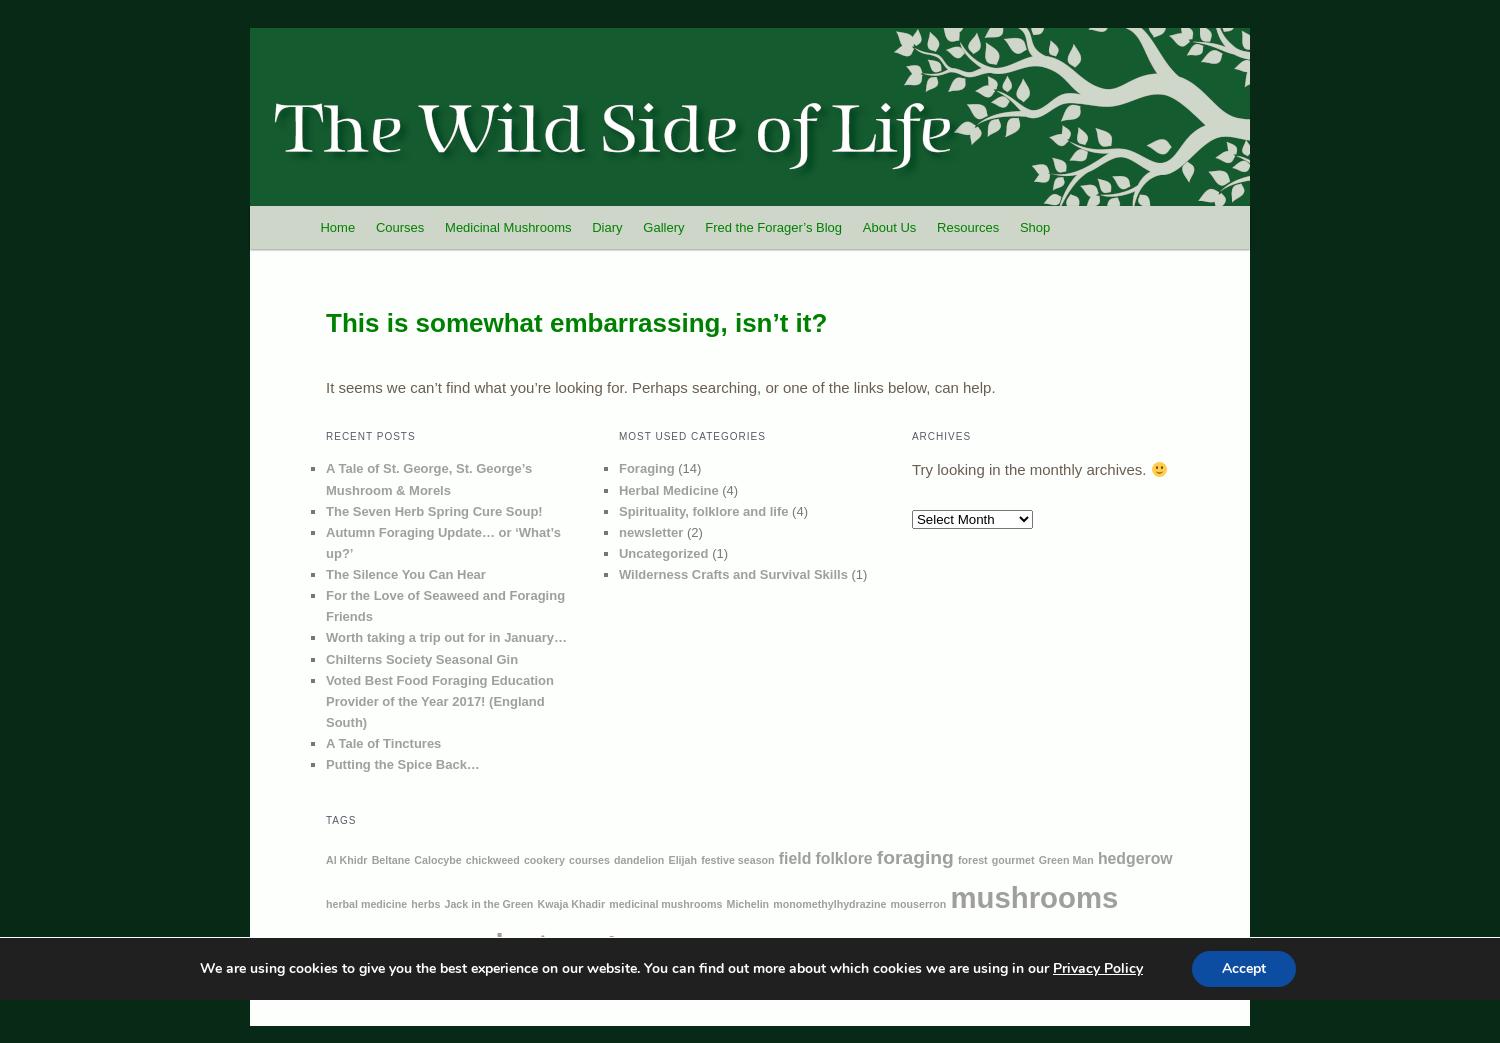 This screenshot has height=1043, width=1500. What do you see at coordinates (372, 981) in the screenshot?
I see `'wild food'` at bounding box center [372, 981].